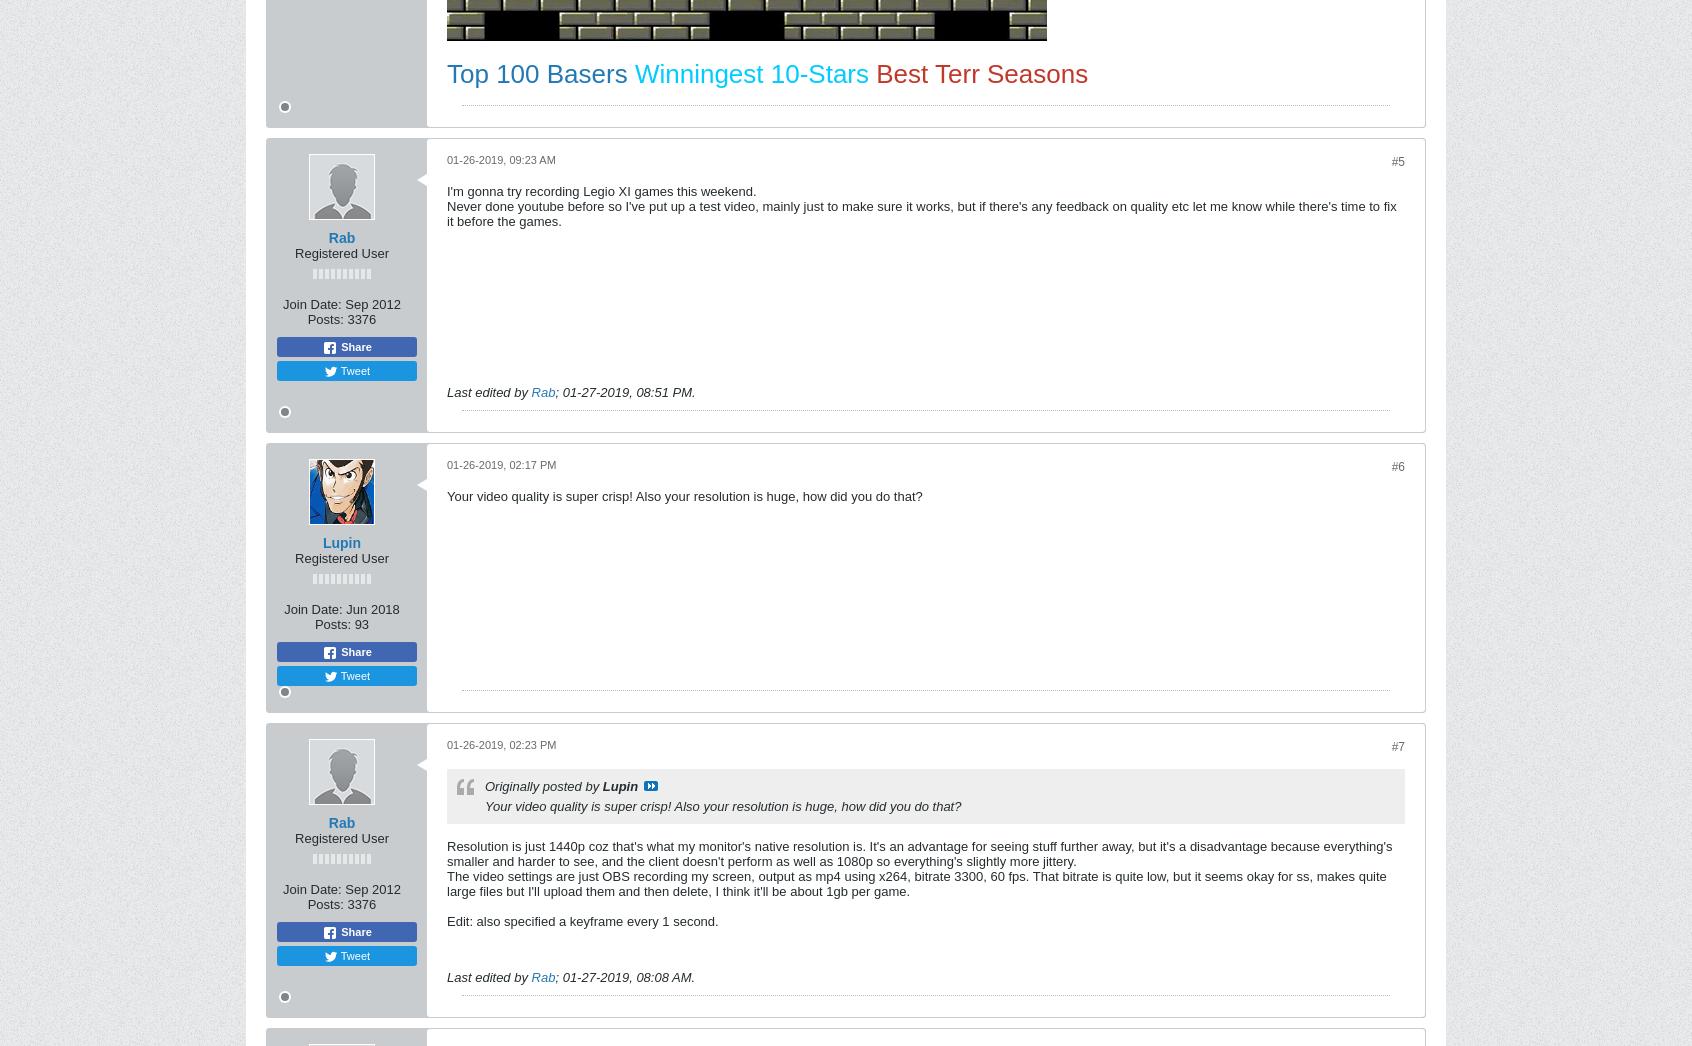 Image resolution: width=1692 pixels, height=1046 pixels. What do you see at coordinates (915, 882) in the screenshot?
I see `'The video settings are just OBS recording my screen, output as mp4 using x264, bitrate 3300, 60 fps. That bitrate is quite low, but it seems okay for ss, makes quite large files but I'll upload them and then delete, I think it'll be about 1gb per game.'` at bounding box center [915, 882].